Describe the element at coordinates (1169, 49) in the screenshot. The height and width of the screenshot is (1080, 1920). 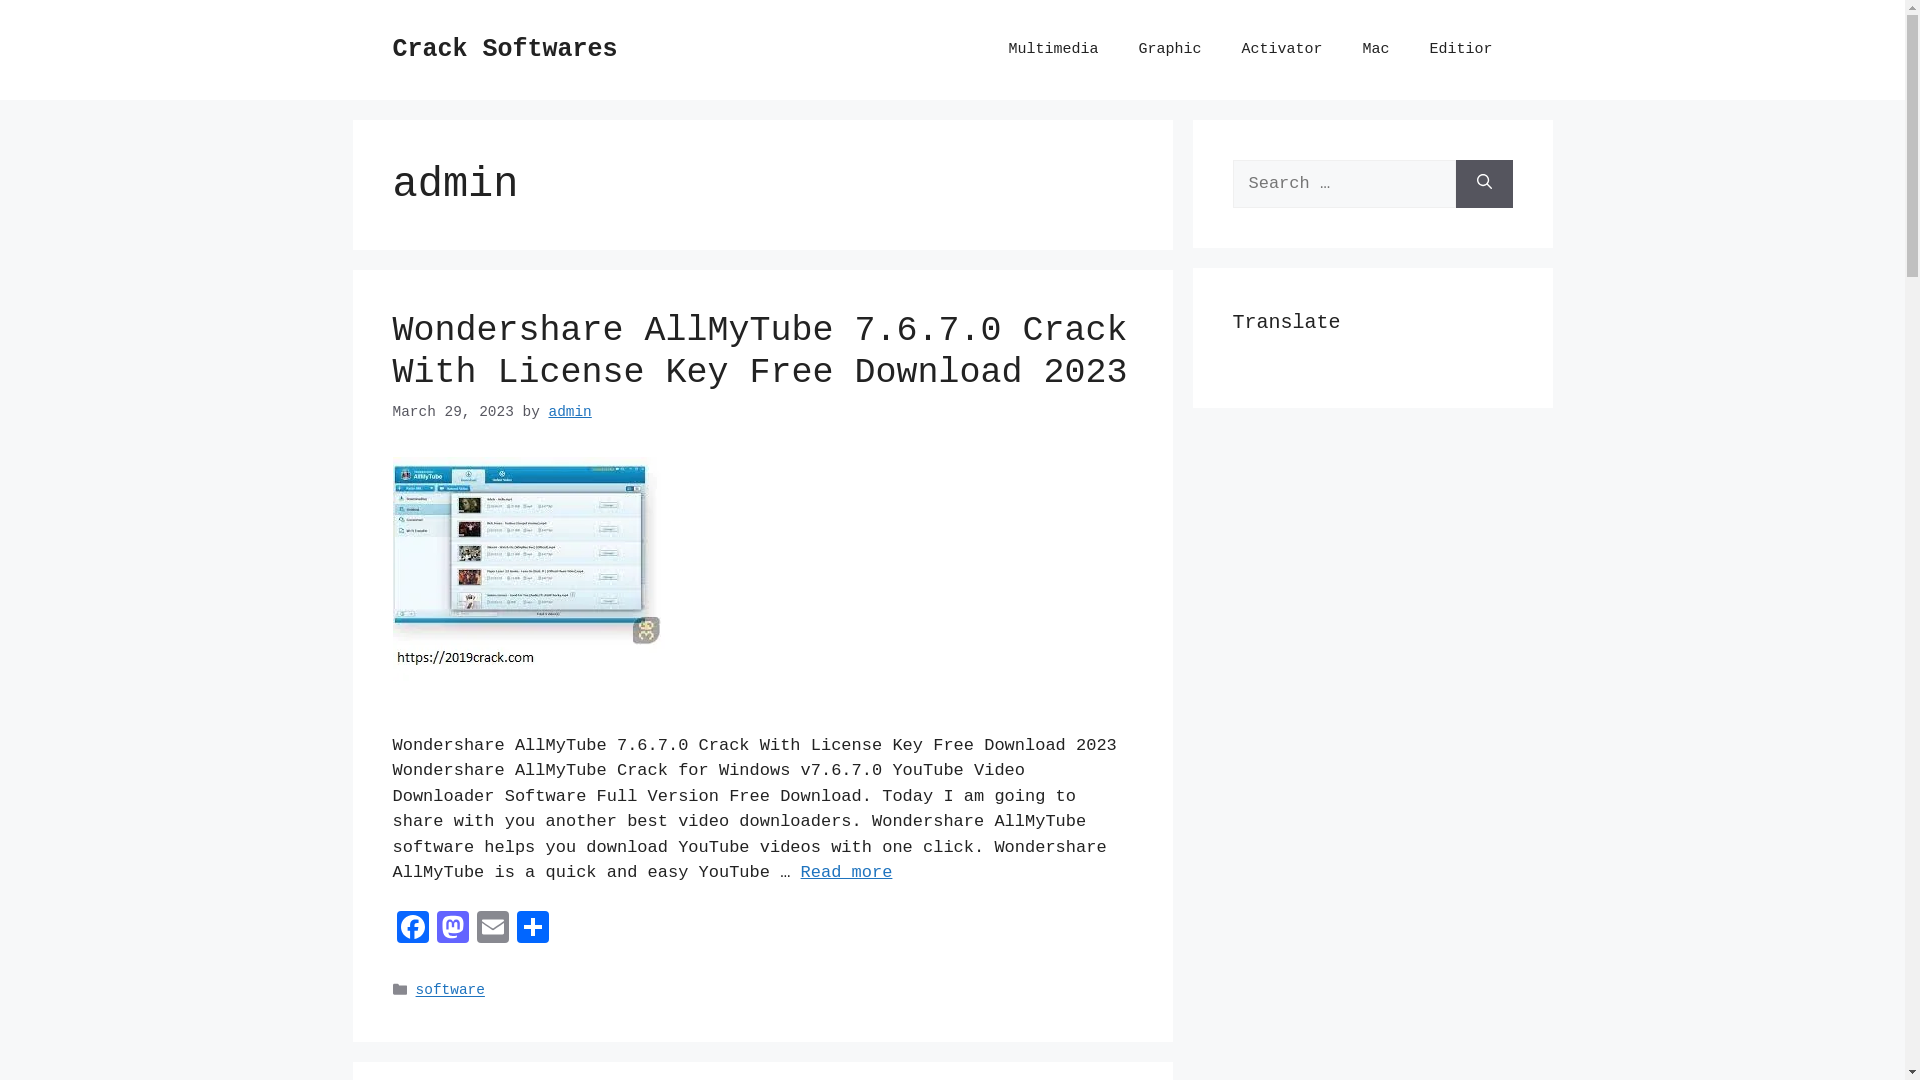
I see `'Graphic'` at that location.